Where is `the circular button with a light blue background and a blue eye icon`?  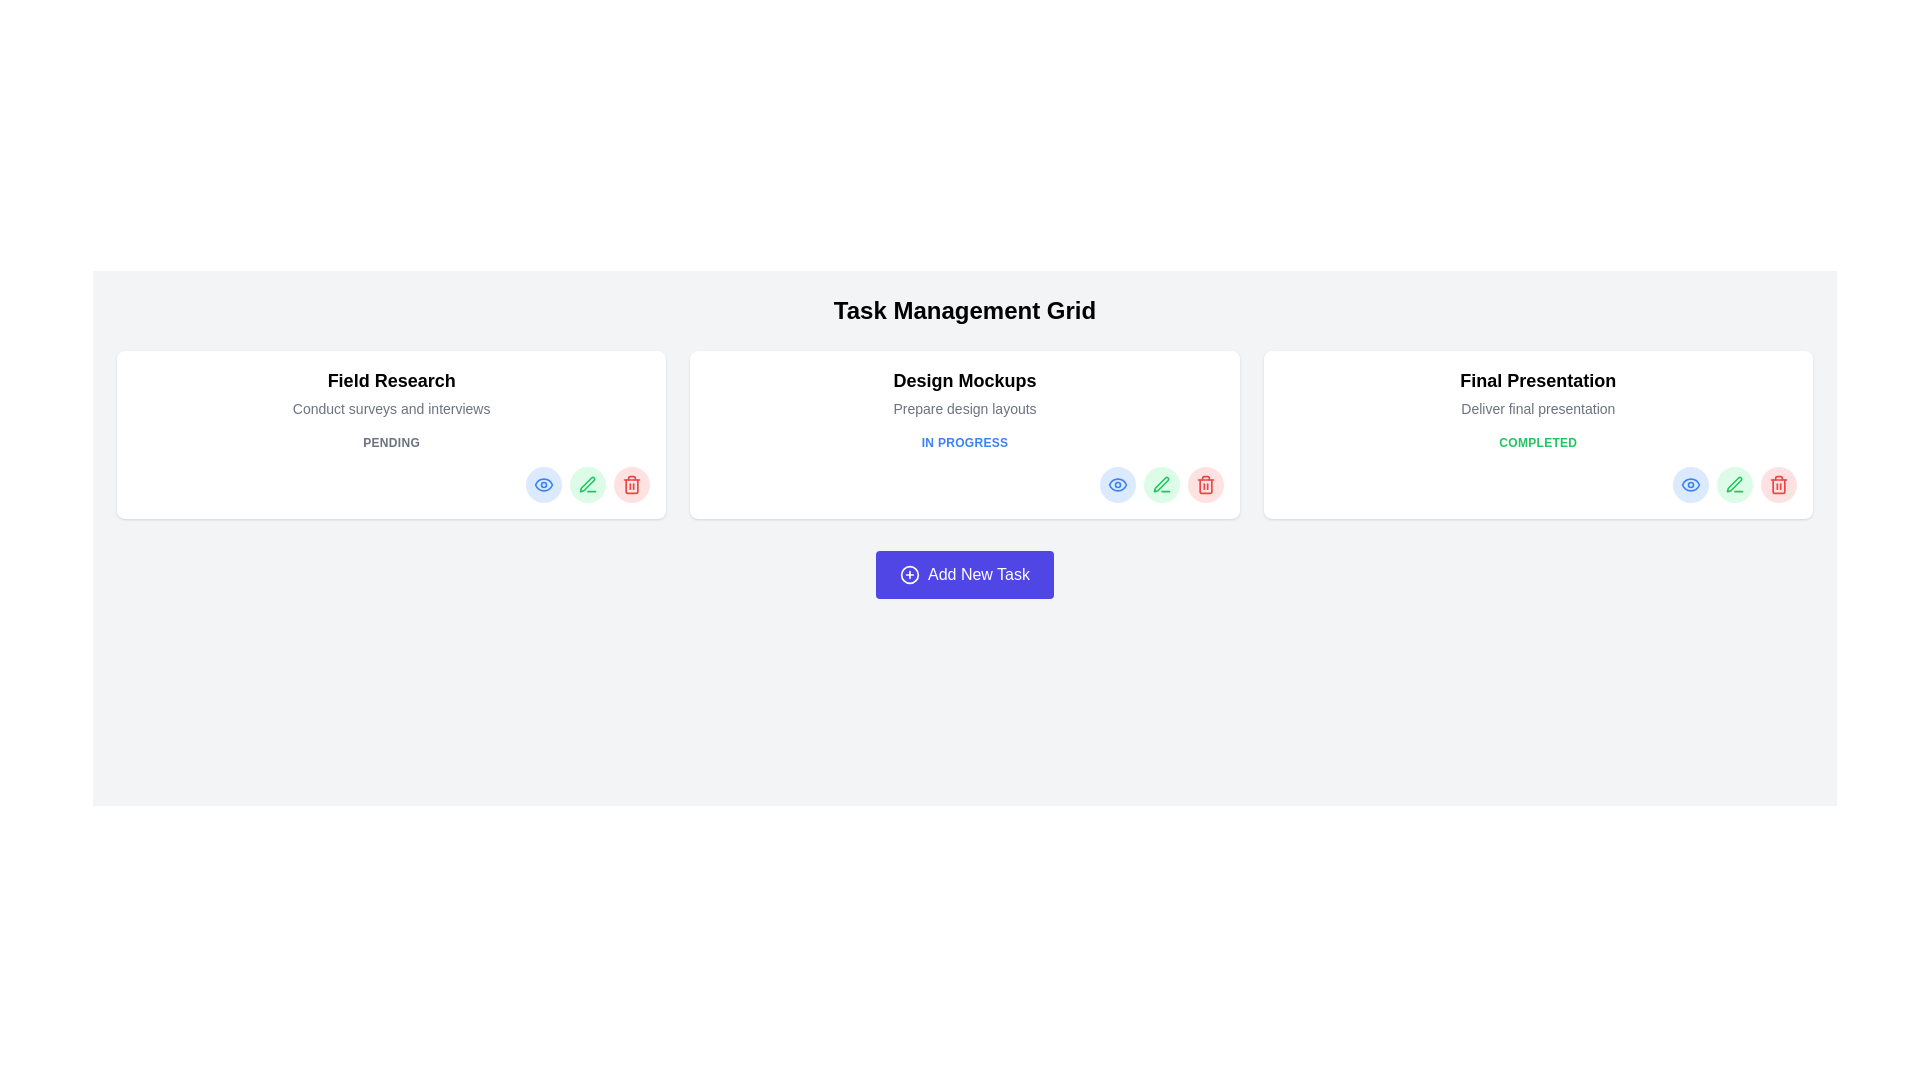
the circular button with a light blue background and a blue eye icon is located at coordinates (544, 485).